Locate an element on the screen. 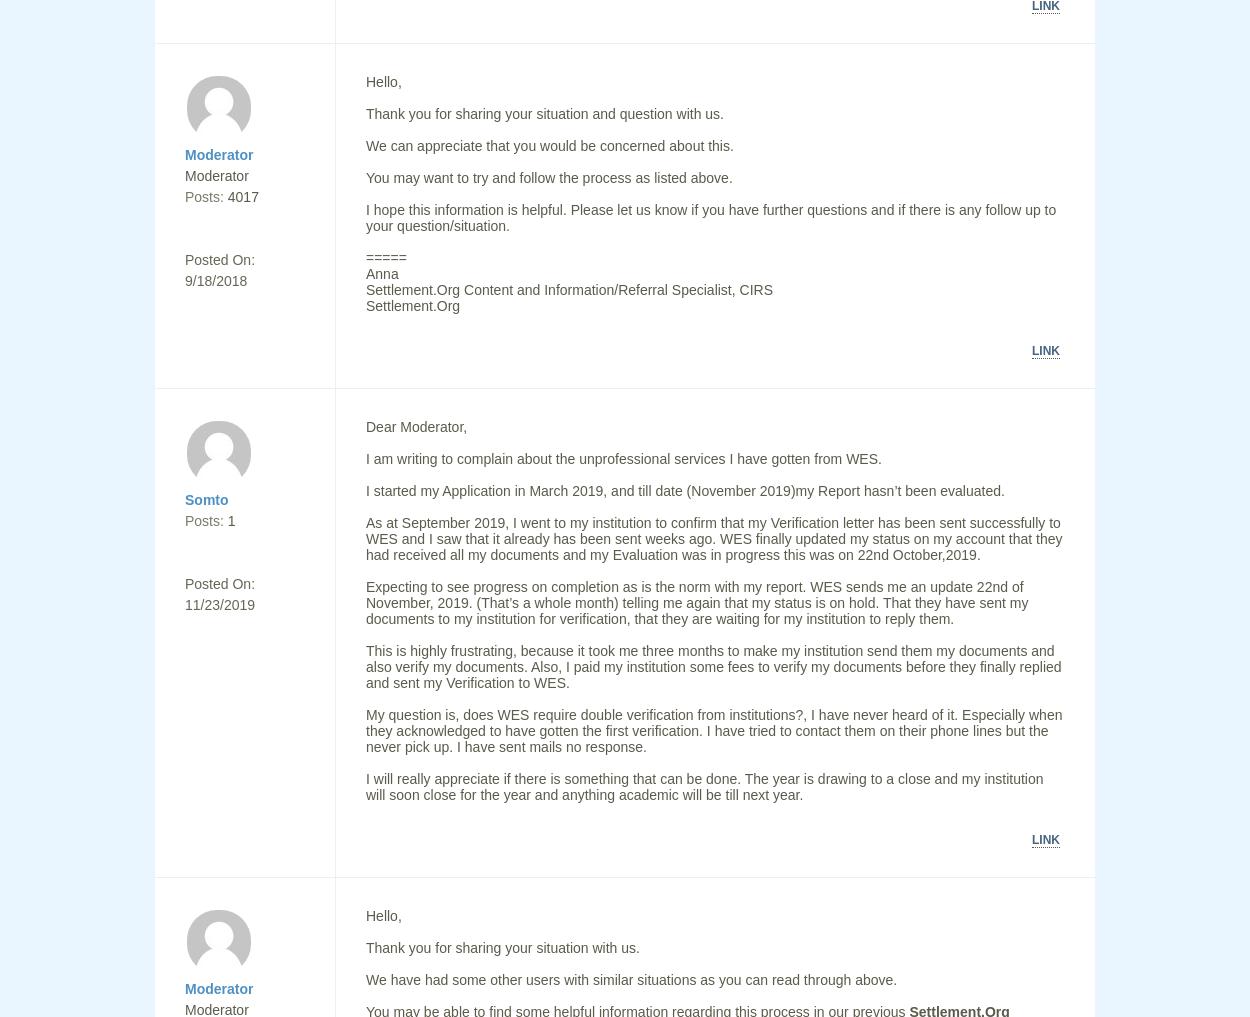 The height and width of the screenshot is (1017, 1250). '1' is located at coordinates (230, 521).